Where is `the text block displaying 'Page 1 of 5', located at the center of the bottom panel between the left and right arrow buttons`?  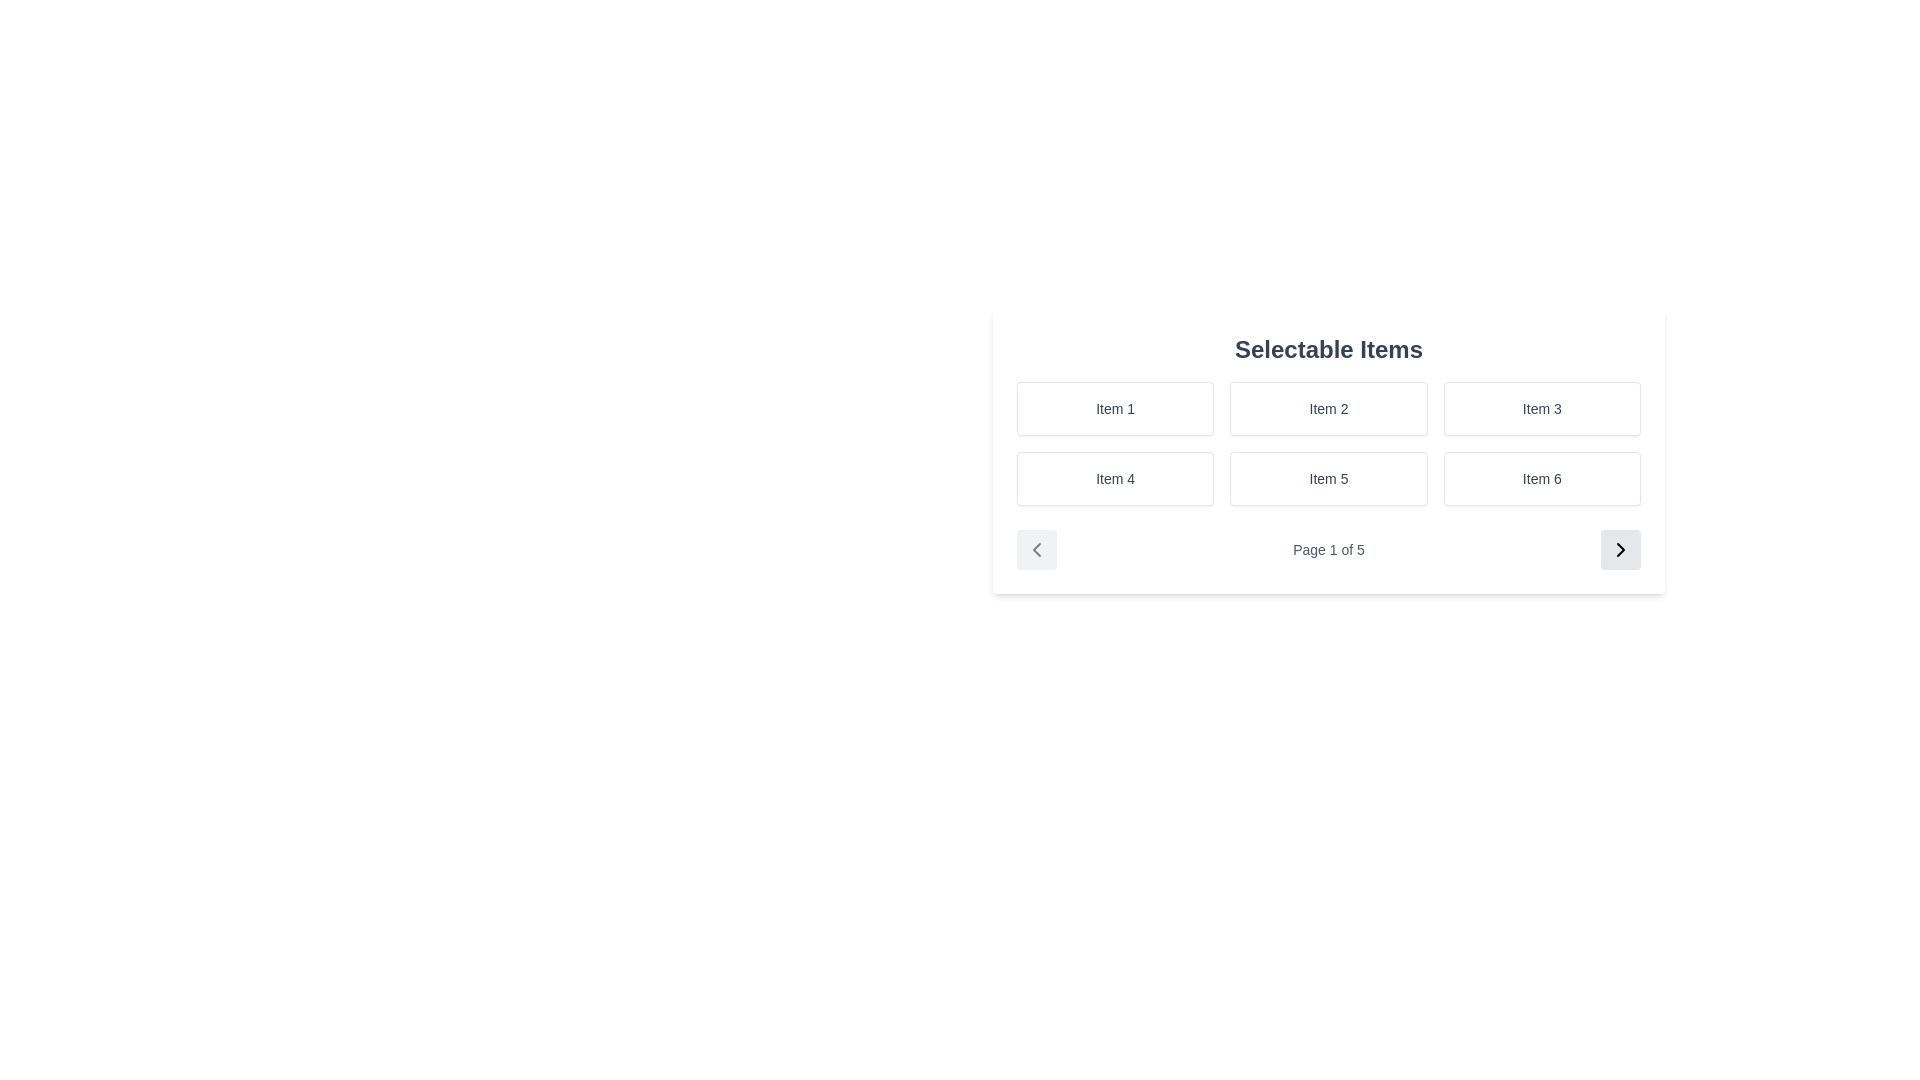
the text block displaying 'Page 1 of 5', located at the center of the bottom panel between the left and right arrow buttons is located at coordinates (1329, 550).